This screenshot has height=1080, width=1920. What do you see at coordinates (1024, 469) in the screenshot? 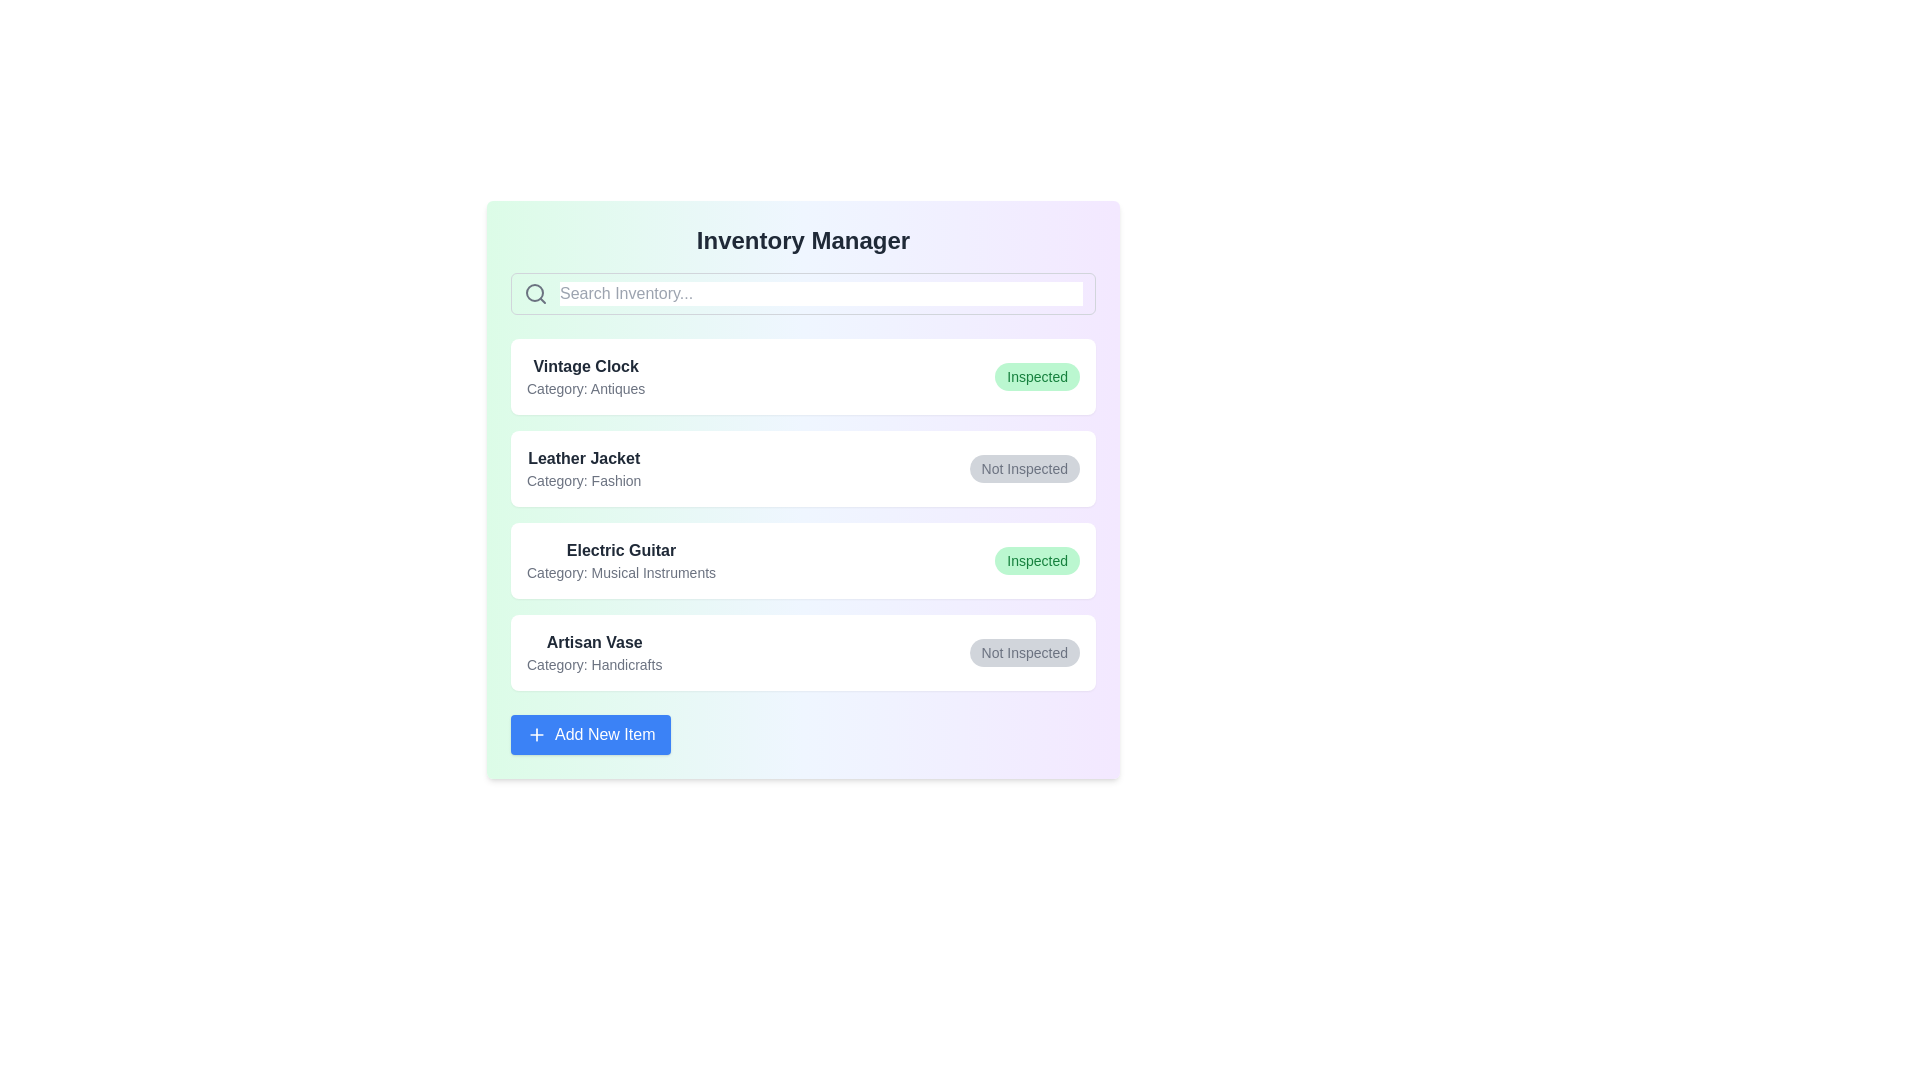
I see `the status button of the item labeled 'Leather Jacket'` at bounding box center [1024, 469].